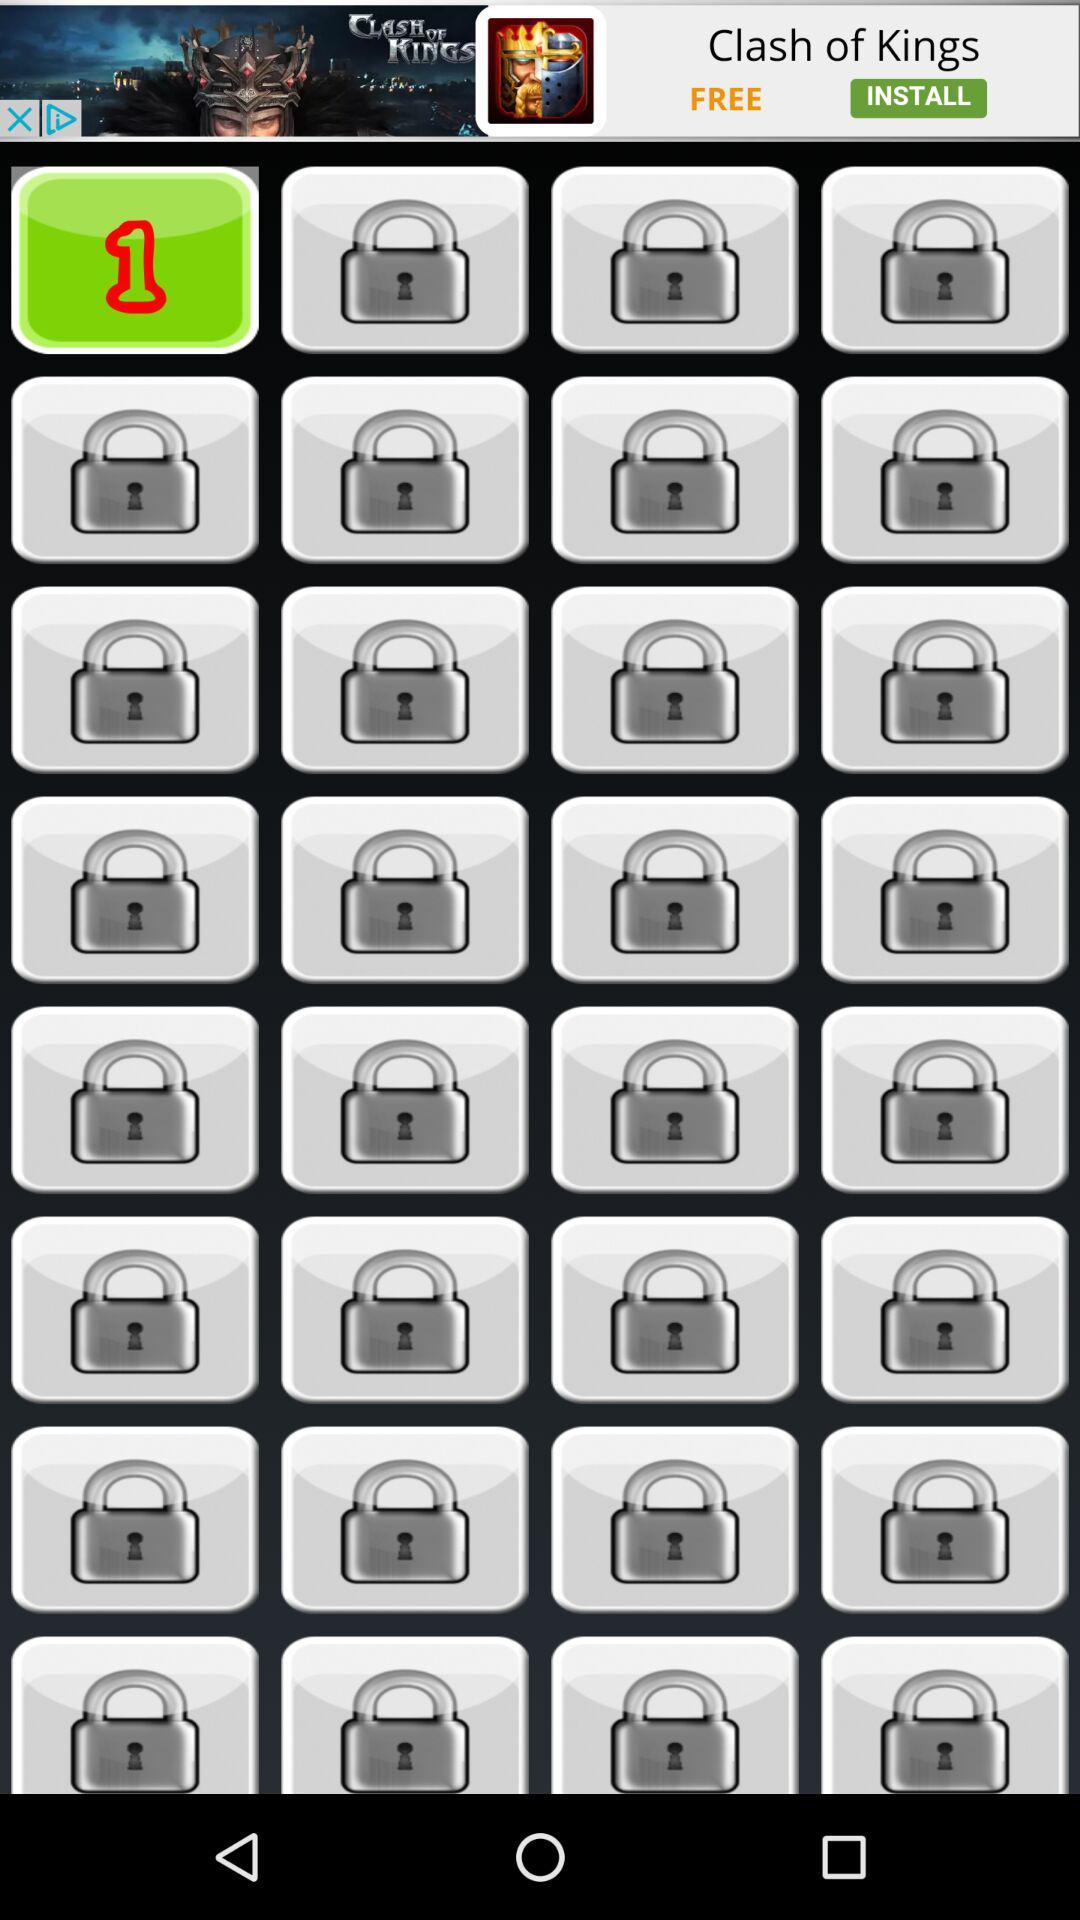 The image size is (1080, 1920). I want to click on the widget, so click(405, 1310).